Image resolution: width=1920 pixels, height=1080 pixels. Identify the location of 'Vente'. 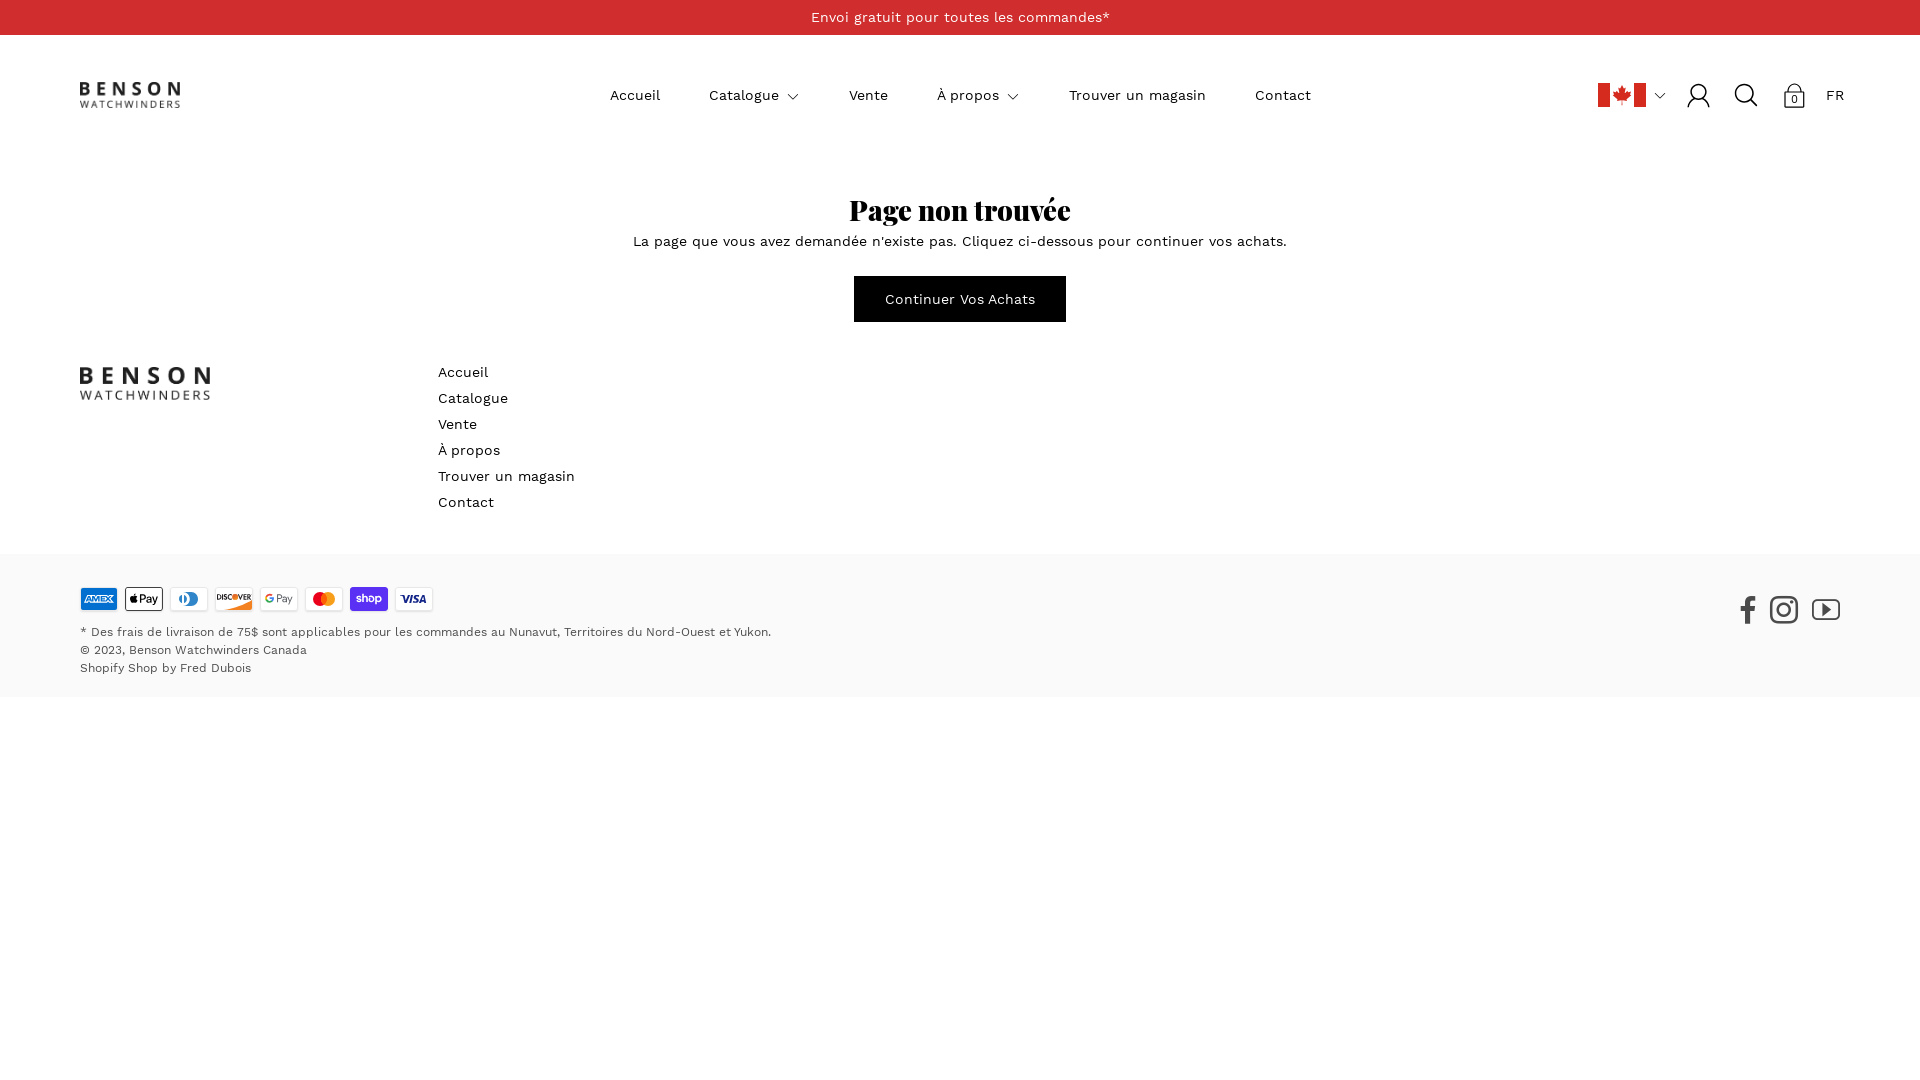
(456, 423).